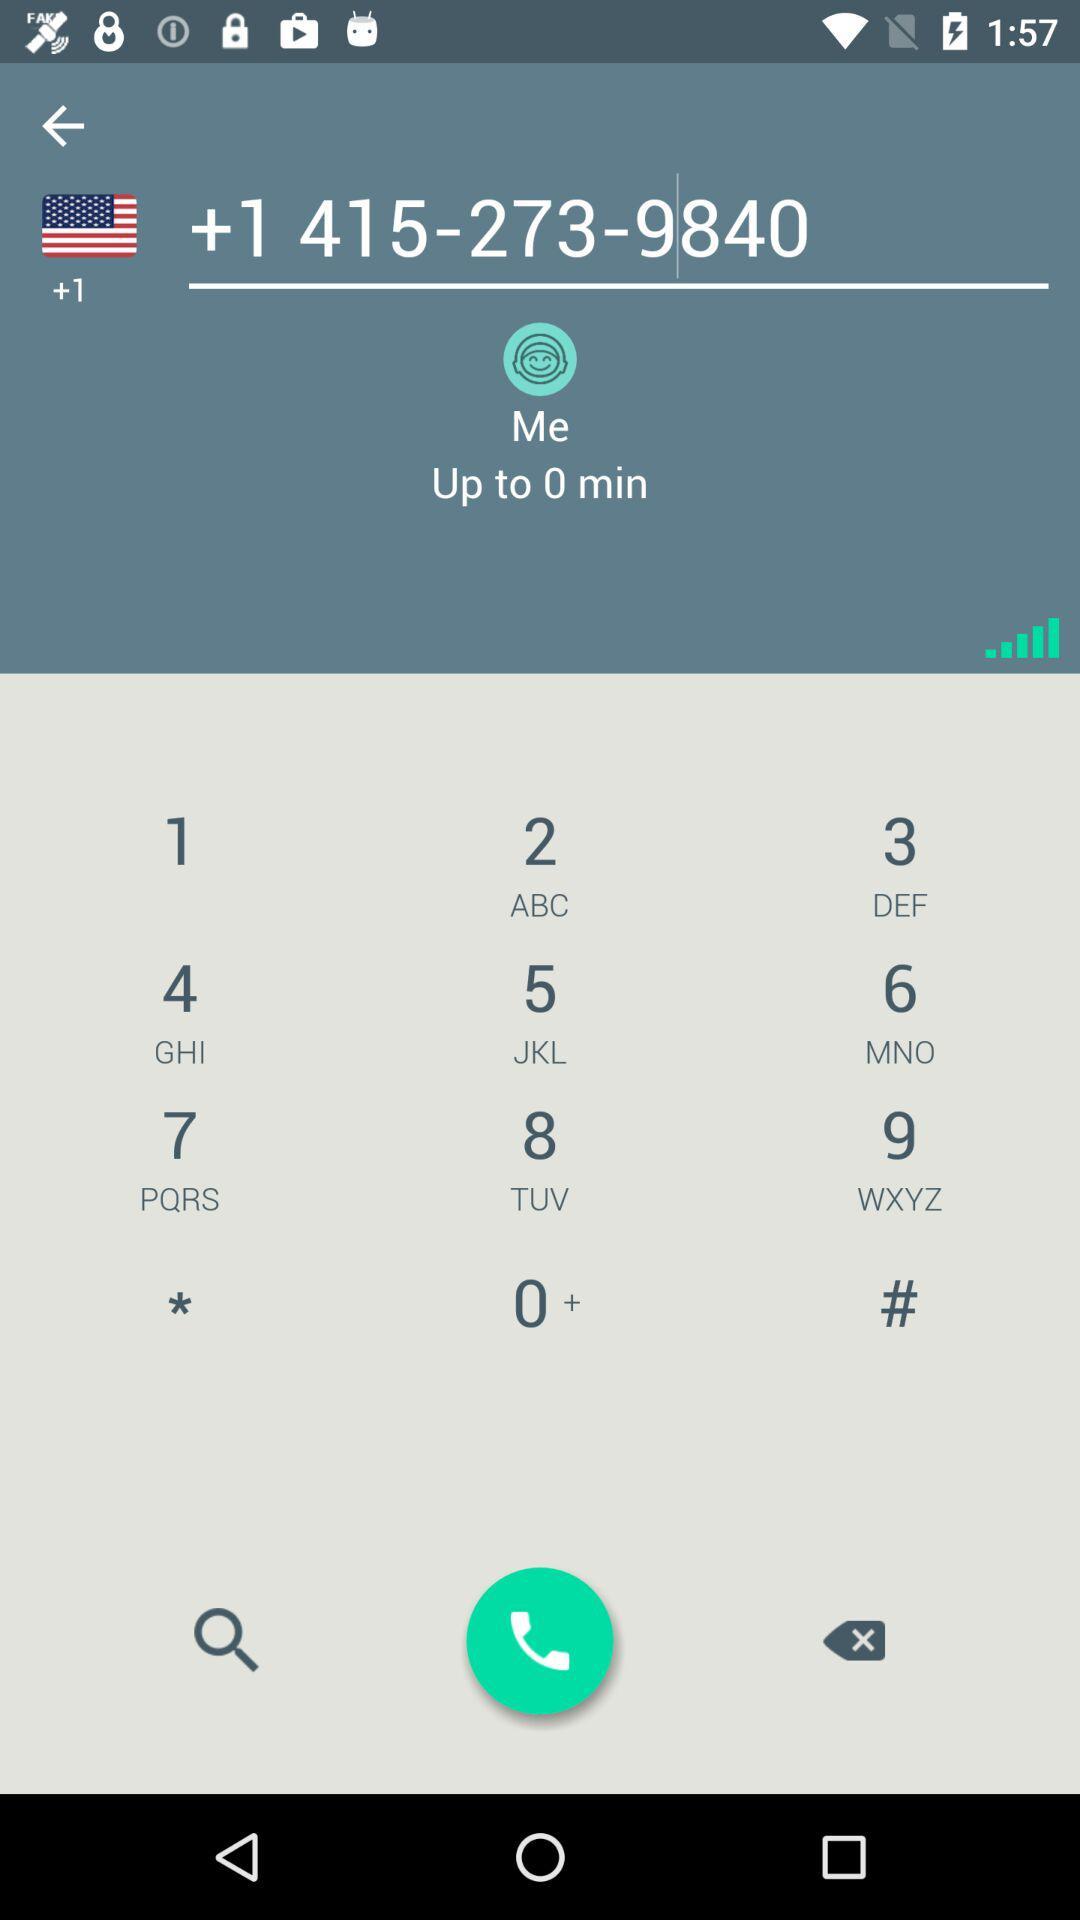  I want to click on call button, so click(540, 1641).